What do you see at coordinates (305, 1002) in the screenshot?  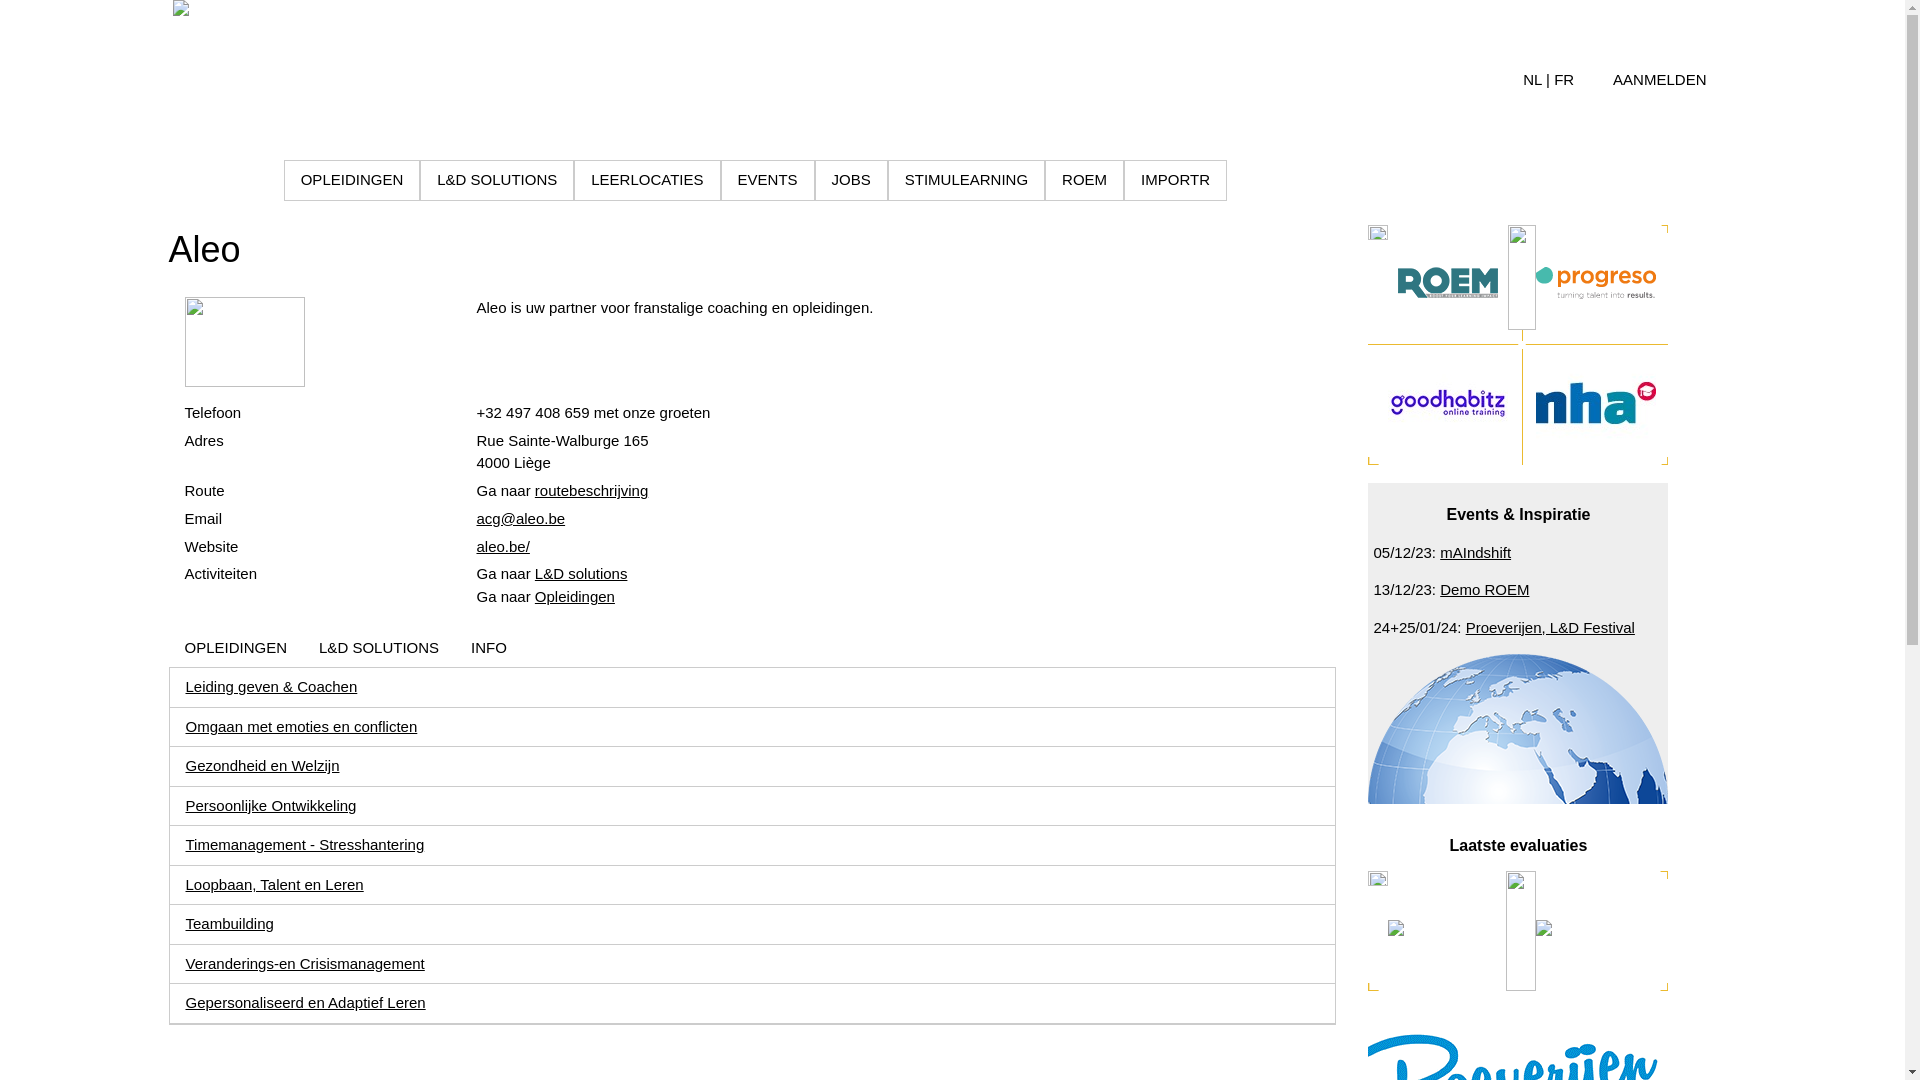 I see `'Gepersonaliseerd en Adaptief Leren'` at bounding box center [305, 1002].